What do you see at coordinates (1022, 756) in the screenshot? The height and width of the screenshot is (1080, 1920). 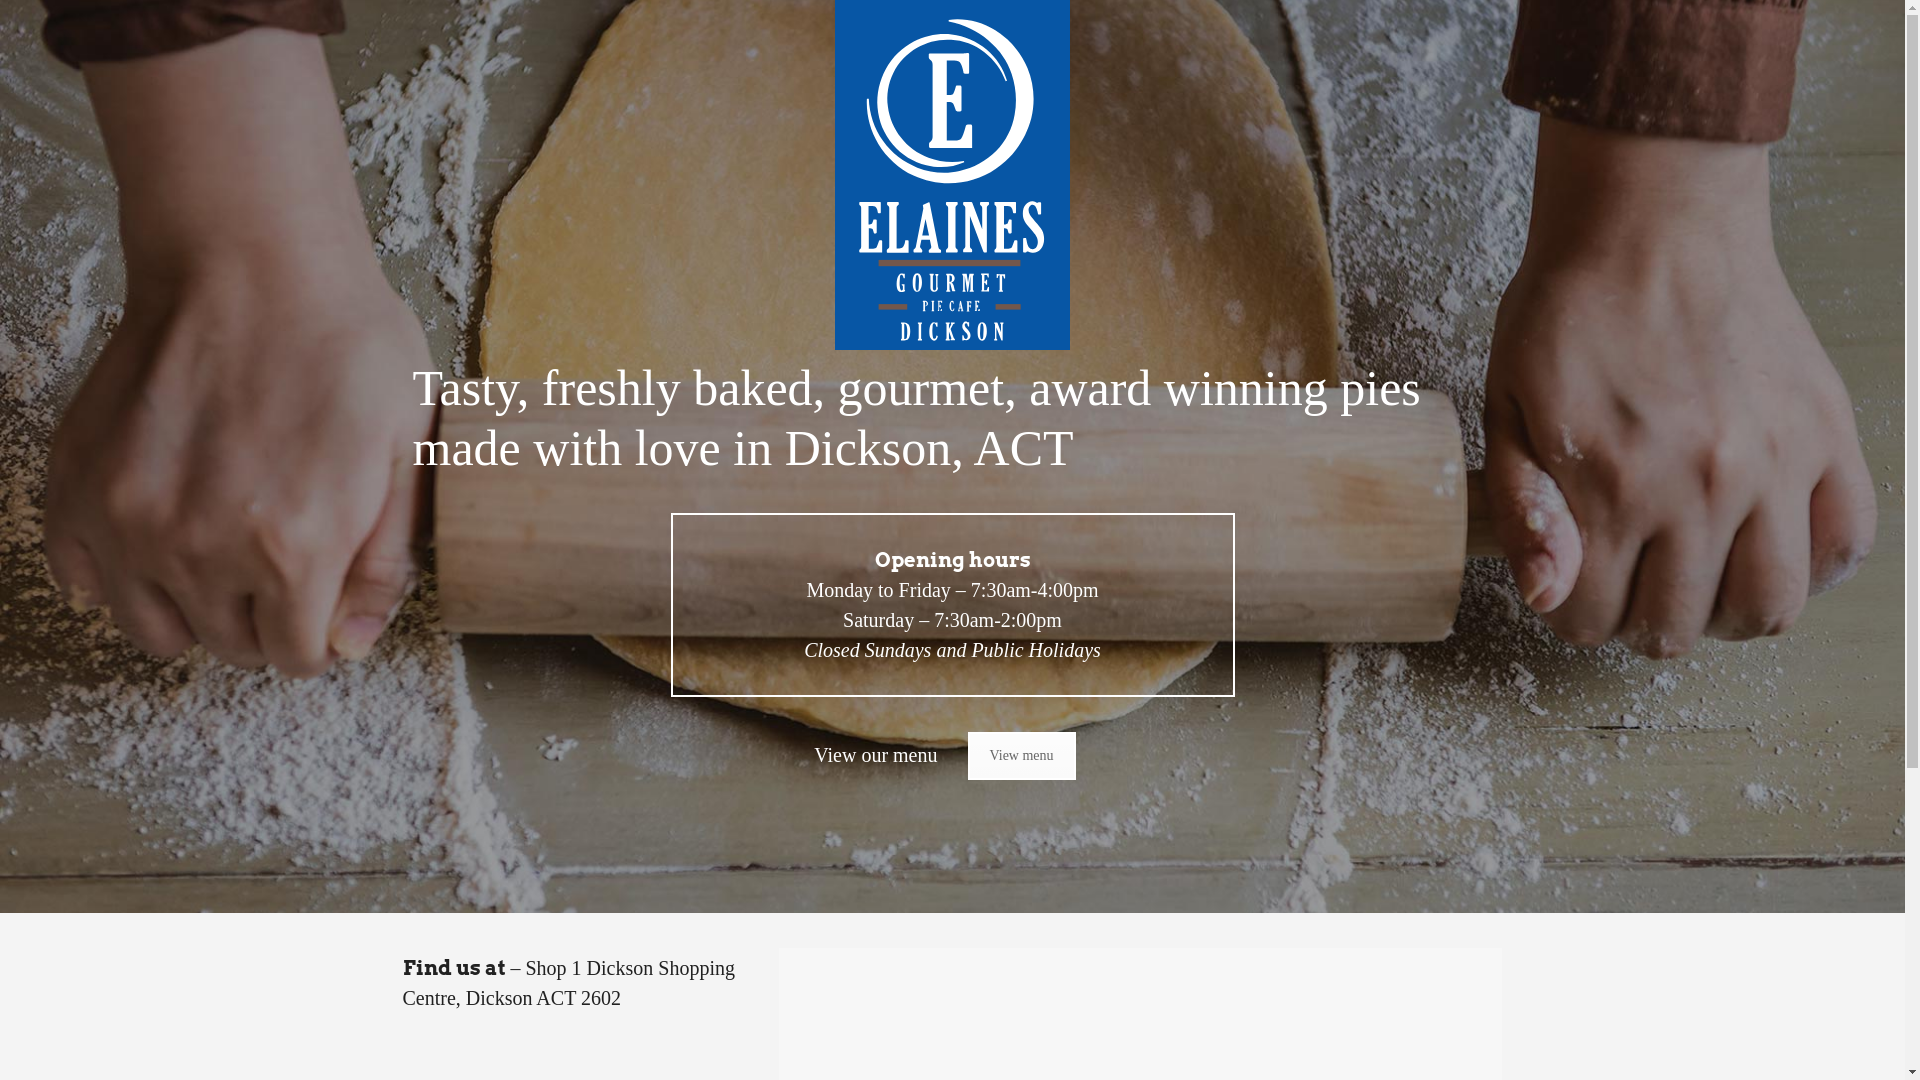 I see `'View menu'` at bounding box center [1022, 756].